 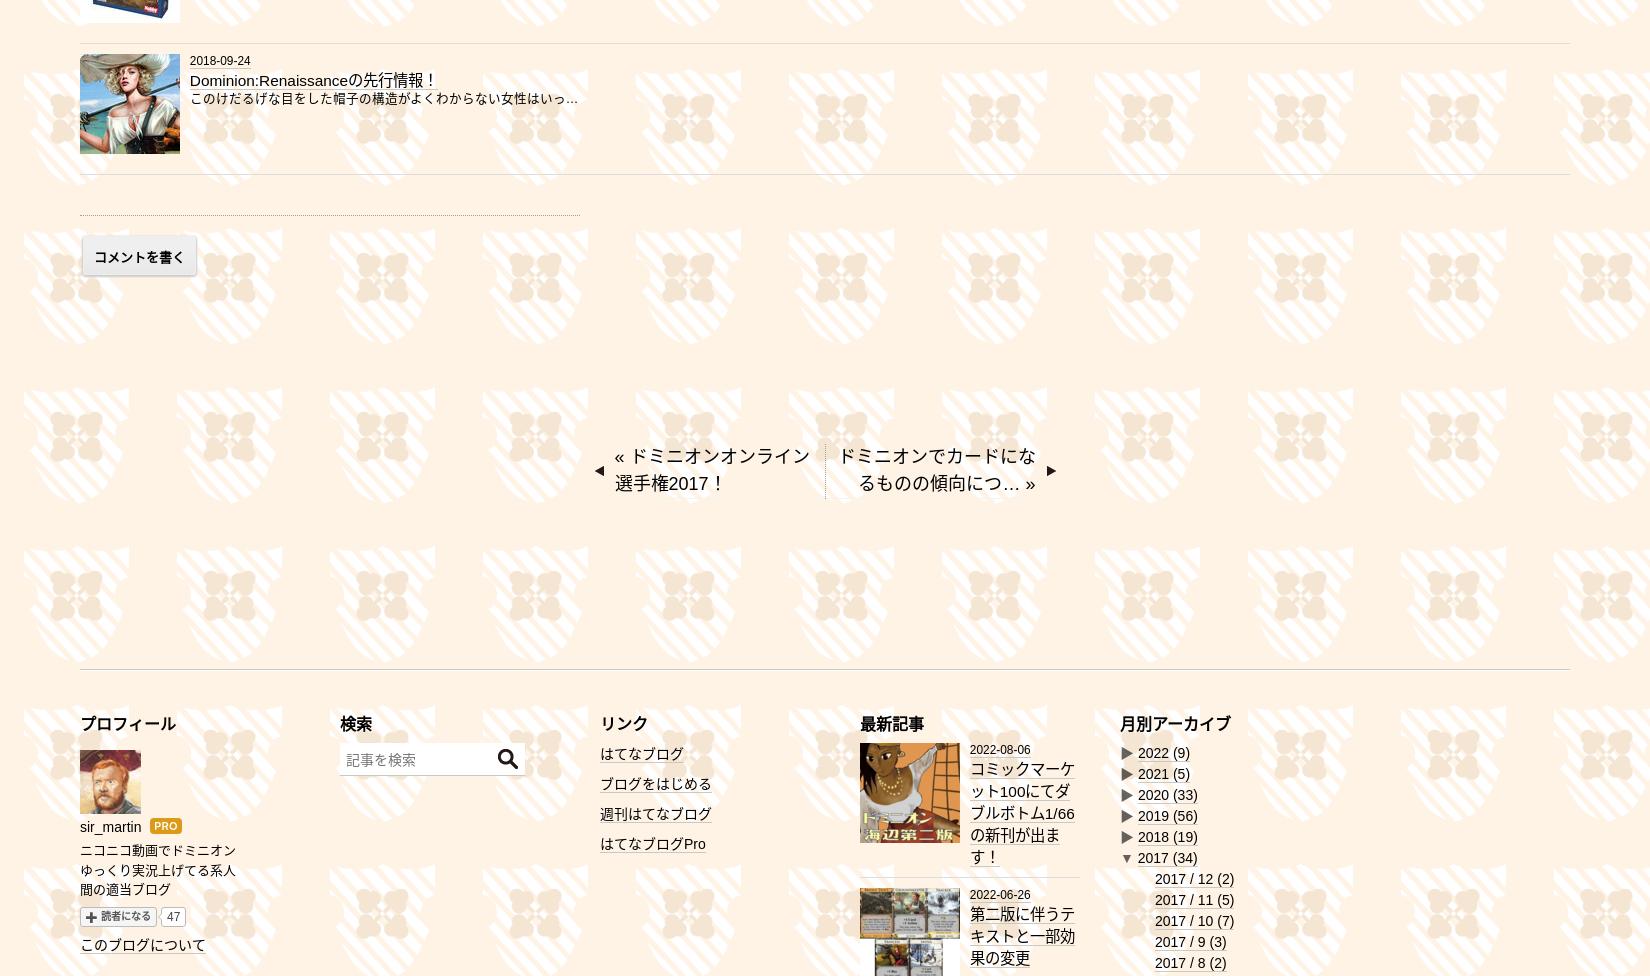 What do you see at coordinates (1184, 816) in the screenshot?
I see `'(56)'` at bounding box center [1184, 816].